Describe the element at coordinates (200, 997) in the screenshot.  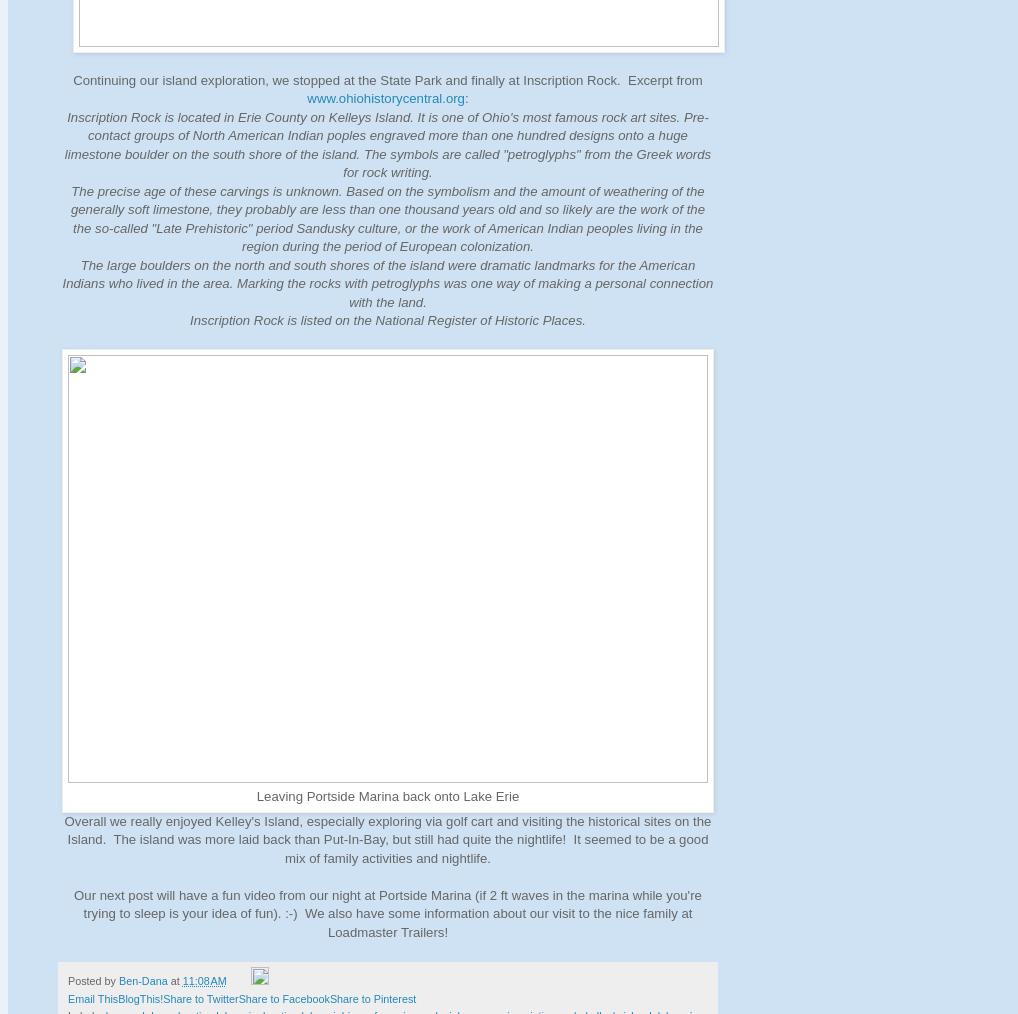
I see `'Share to Twitter'` at that location.